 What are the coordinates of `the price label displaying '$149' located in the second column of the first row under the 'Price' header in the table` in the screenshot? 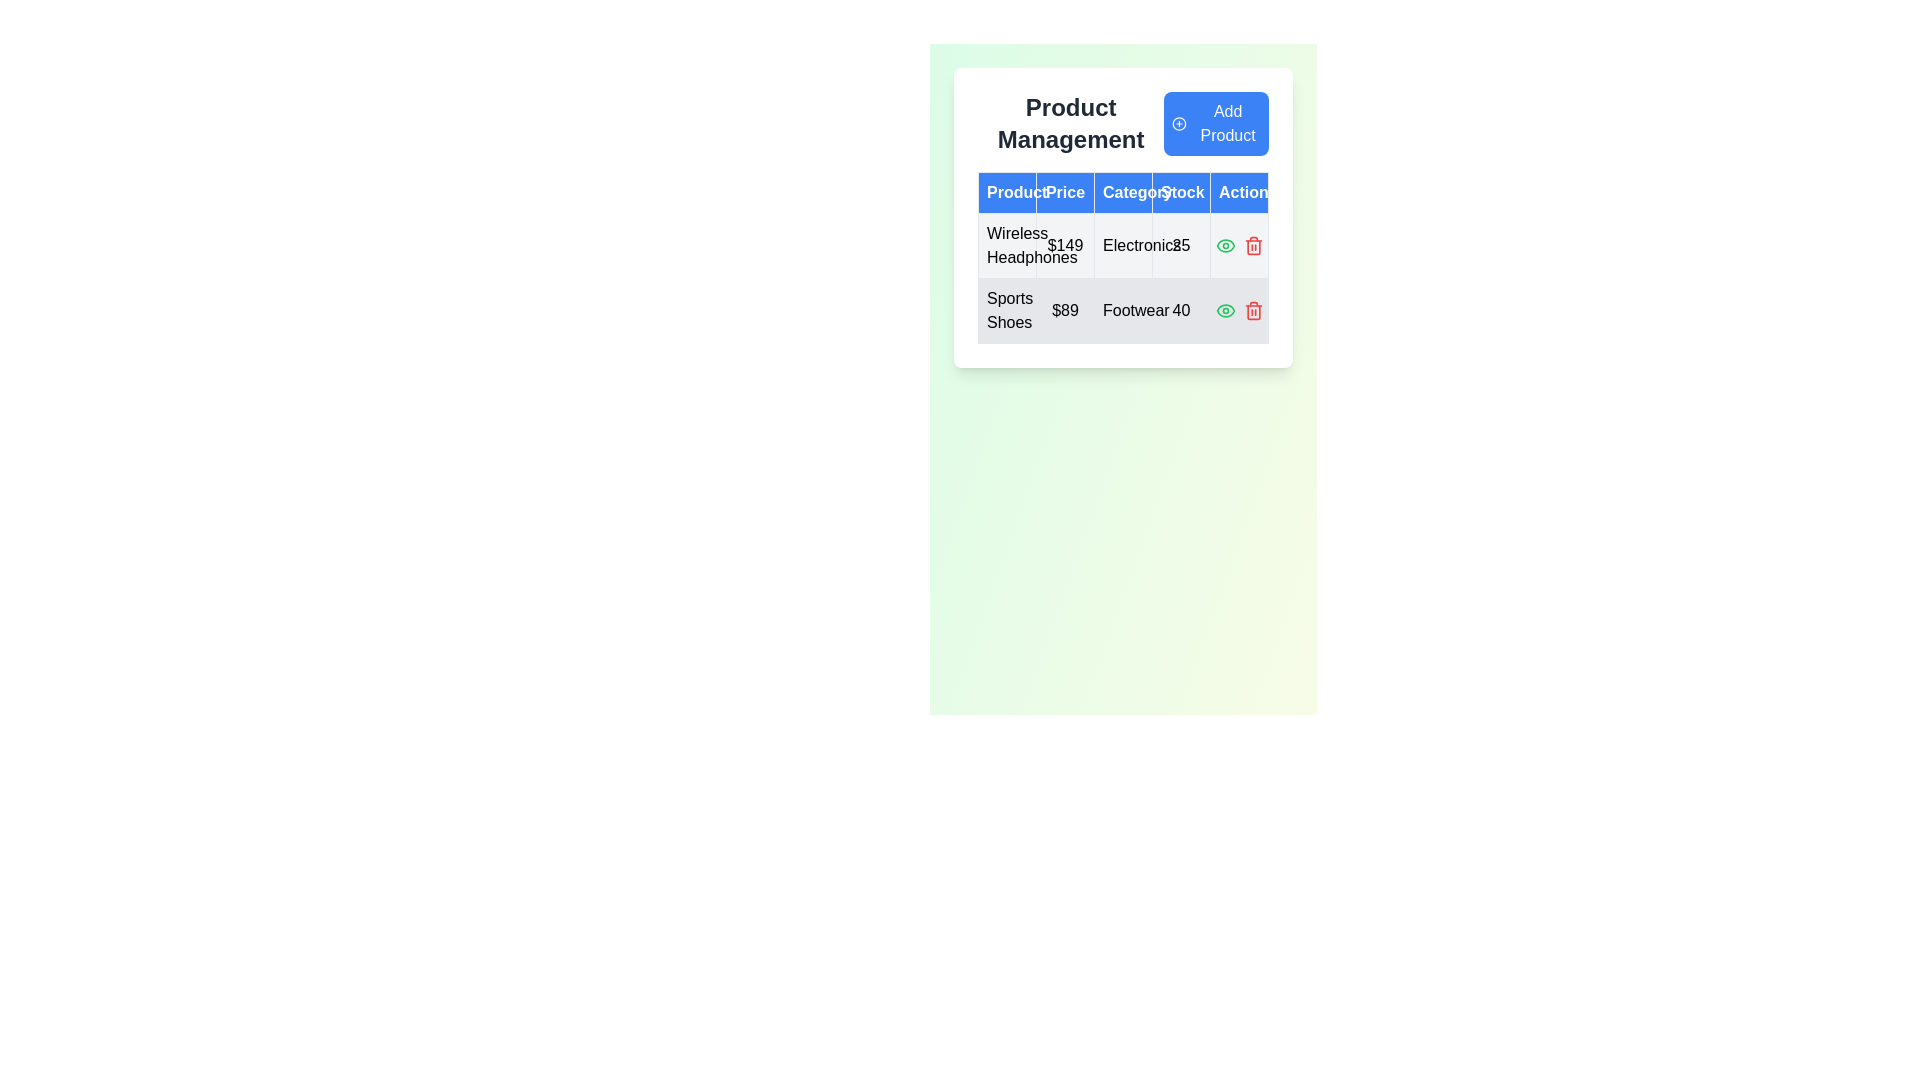 It's located at (1064, 245).